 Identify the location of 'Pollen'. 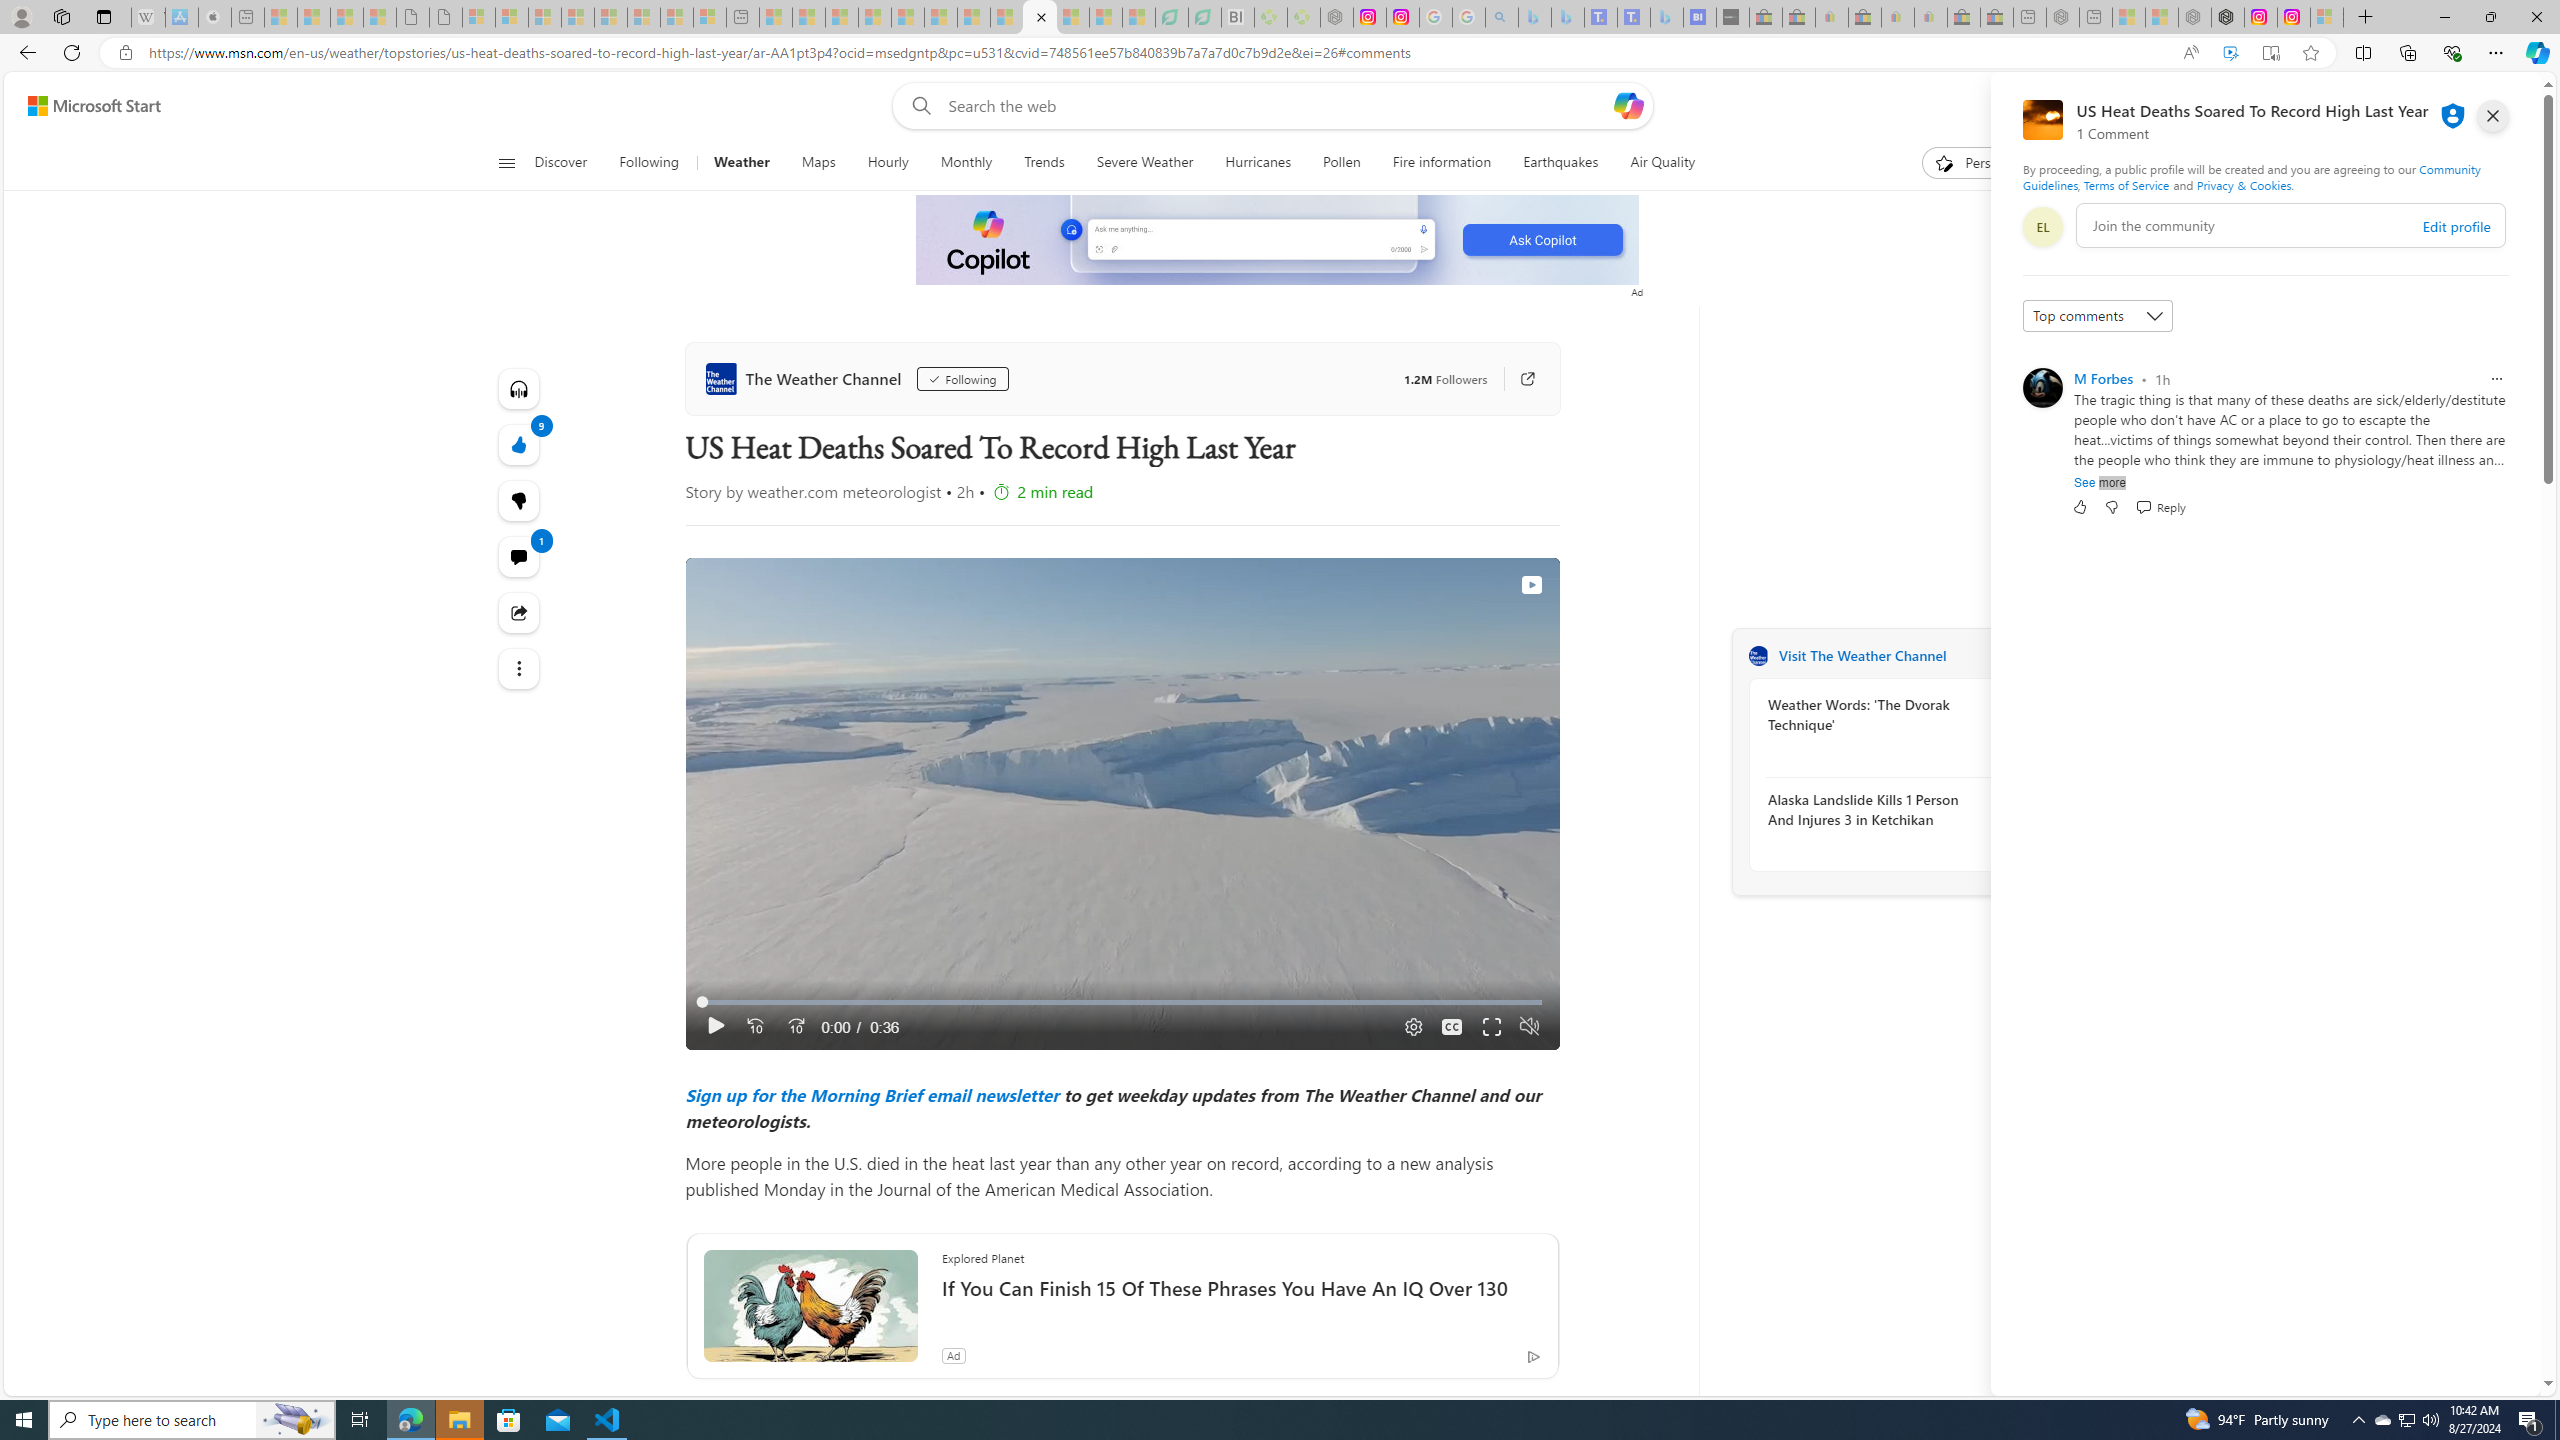
(1341, 162).